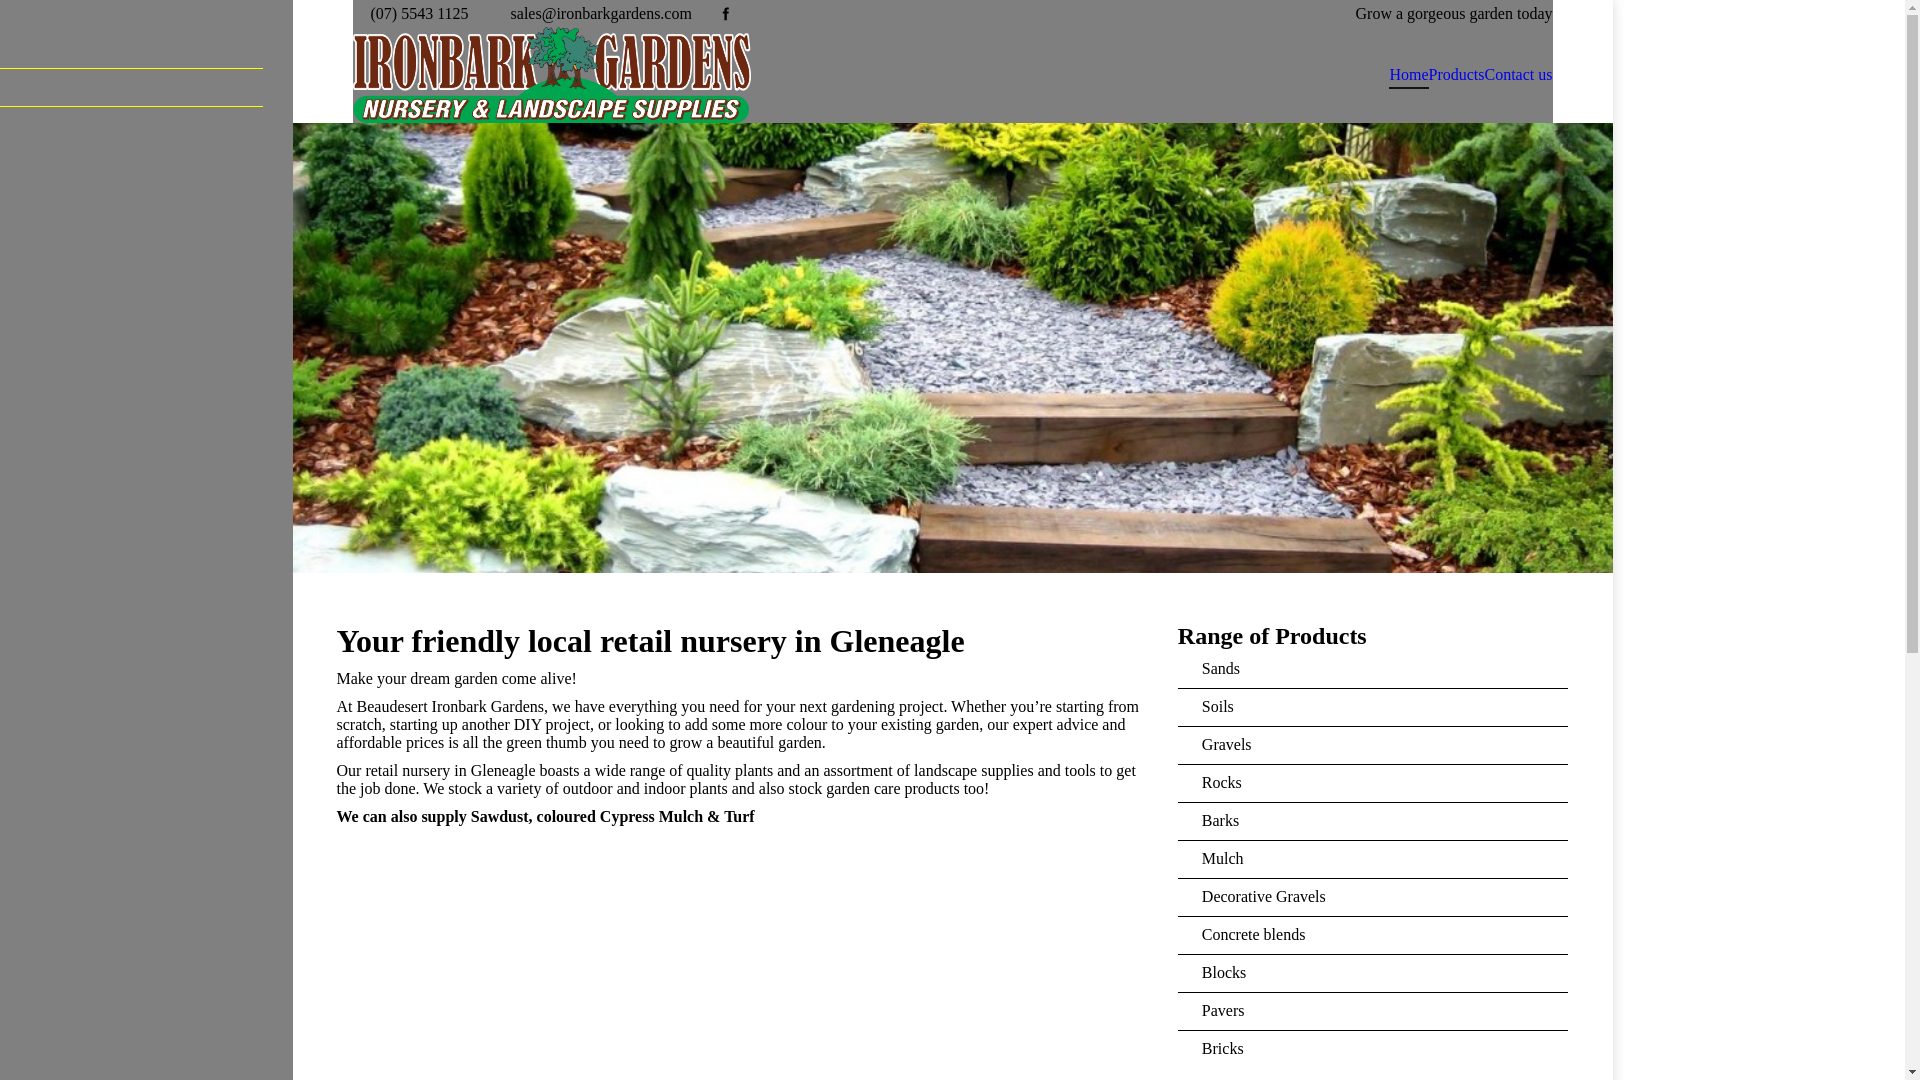  What do you see at coordinates (1407, 73) in the screenshot?
I see `'Home'` at bounding box center [1407, 73].